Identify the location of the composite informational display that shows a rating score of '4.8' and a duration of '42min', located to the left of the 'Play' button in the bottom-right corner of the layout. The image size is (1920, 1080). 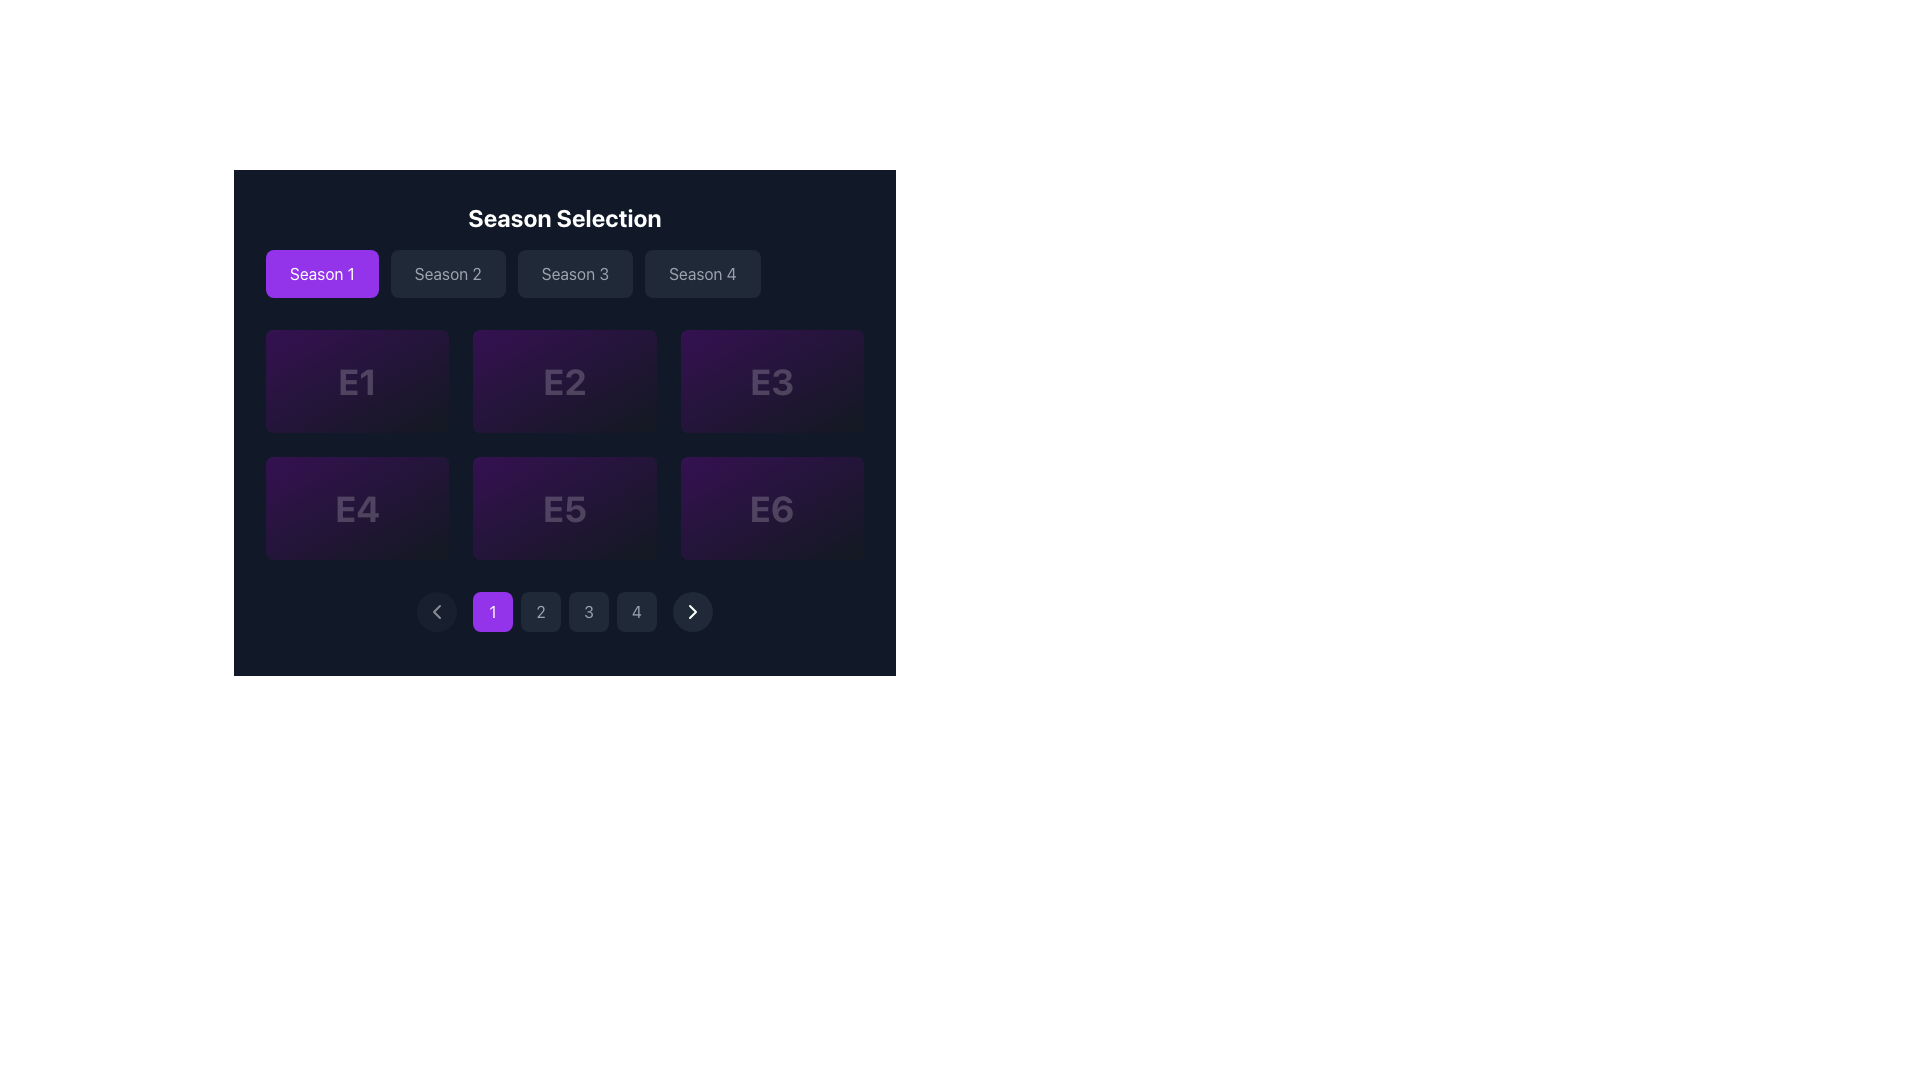
(758, 455).